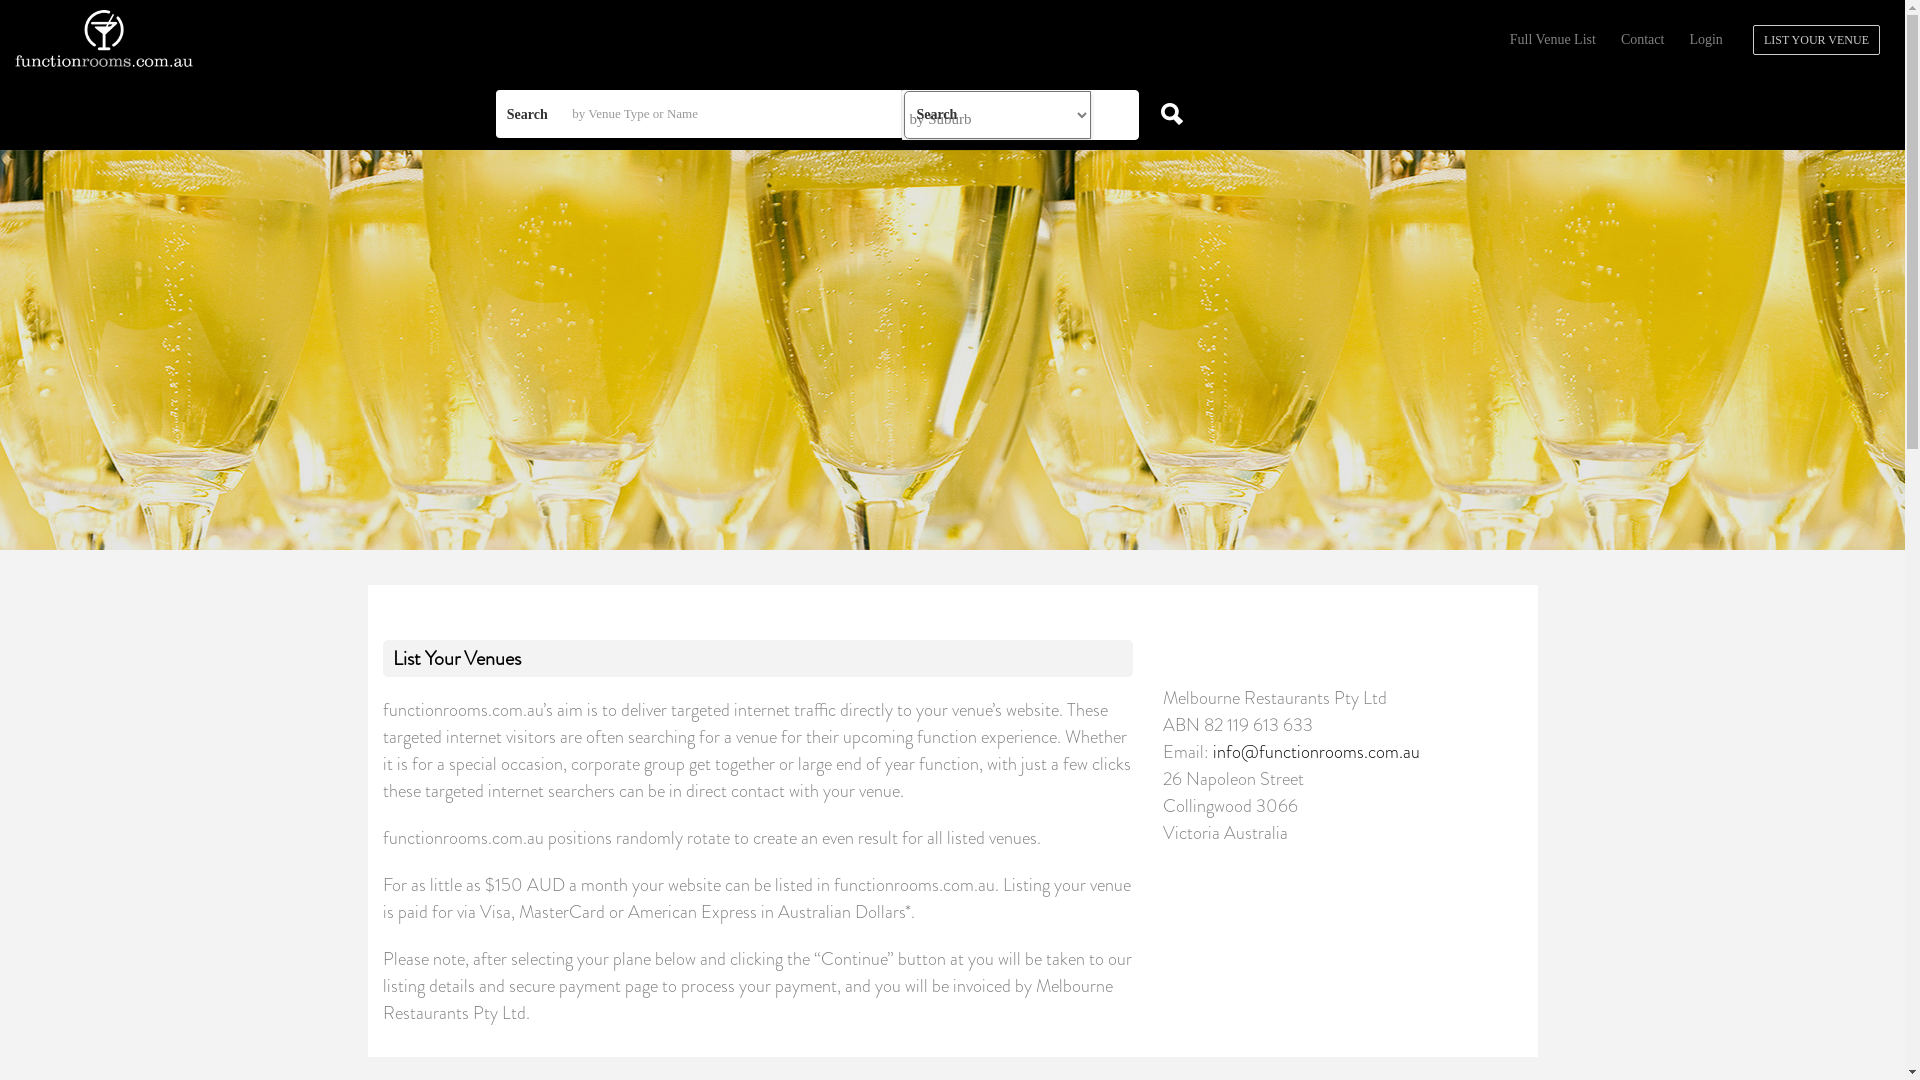 The image size is (1920, 1080). Describe the element at coordinates (1315, 752) in the screenshot. I see `'info@functionrooms.com.au'` at that location.